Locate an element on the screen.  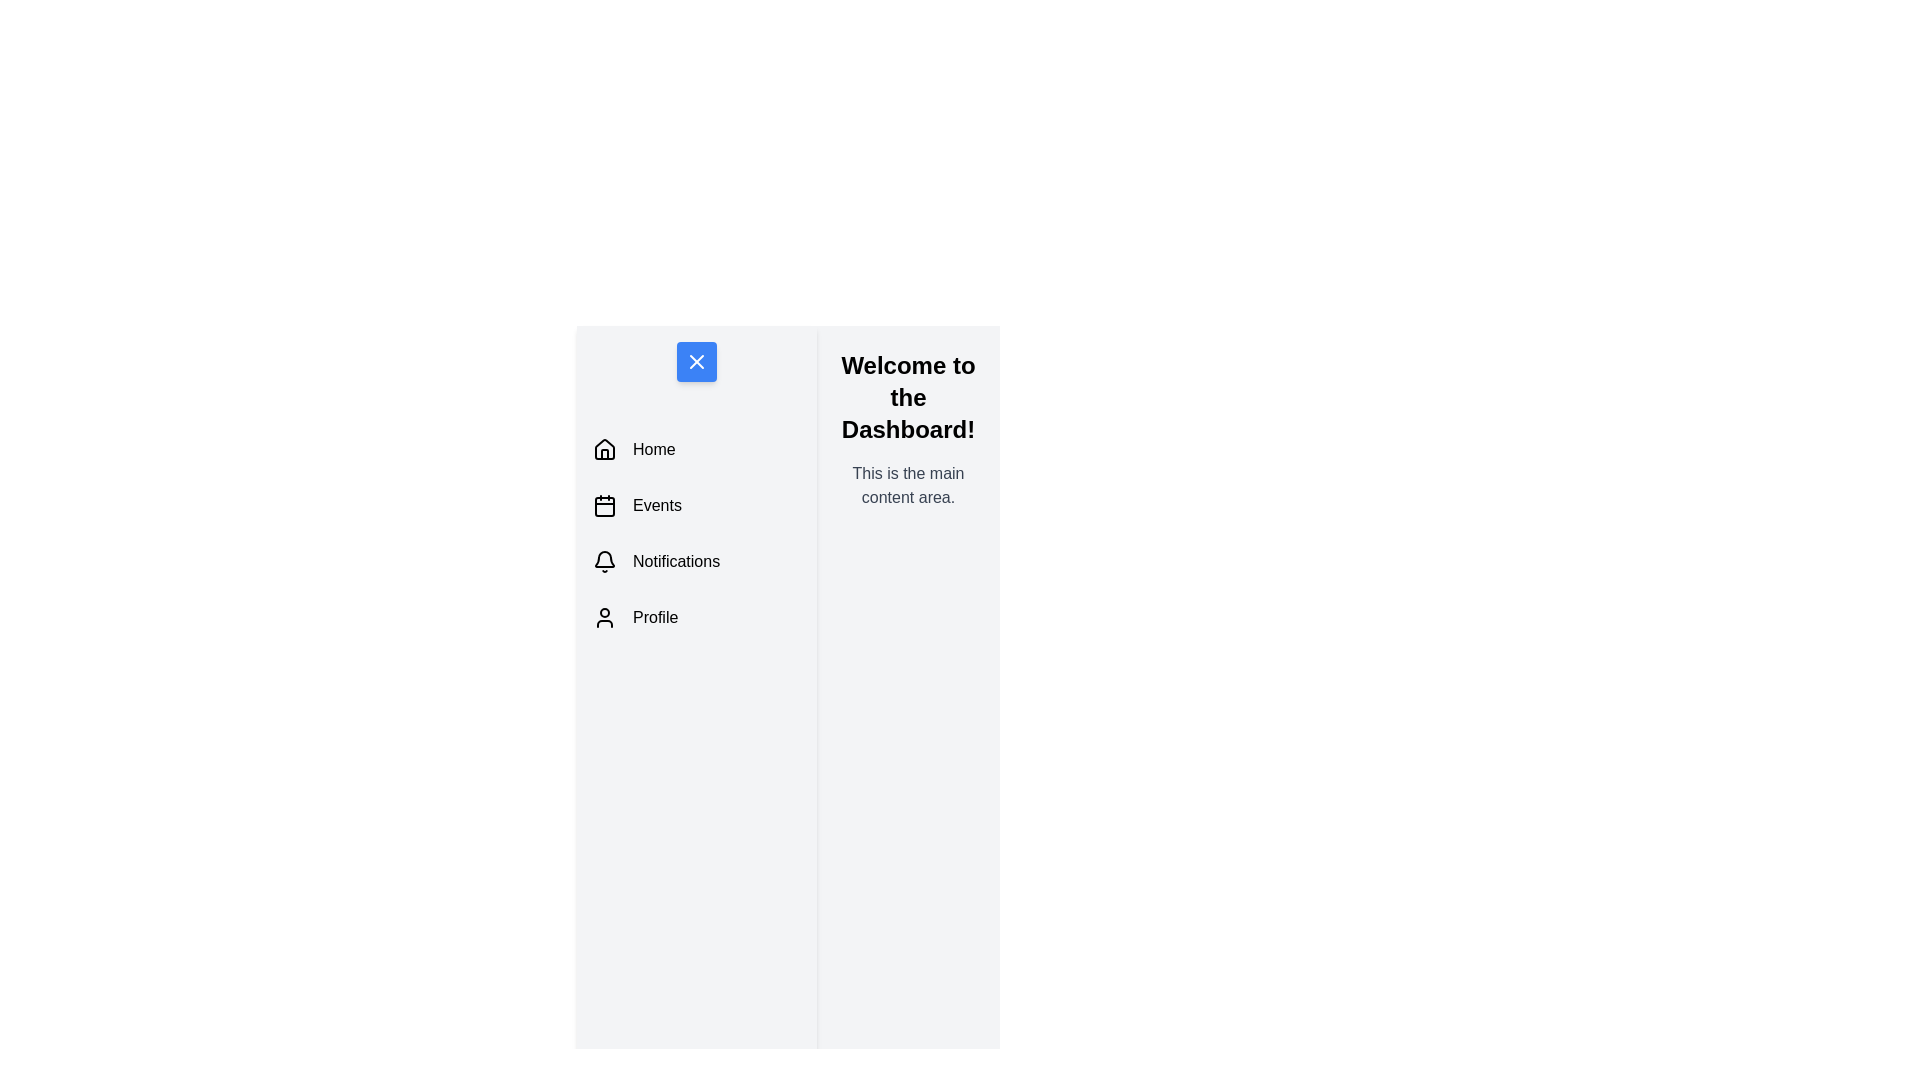
the close button located at the top of the left side panel is located at coordinates (696, 362).